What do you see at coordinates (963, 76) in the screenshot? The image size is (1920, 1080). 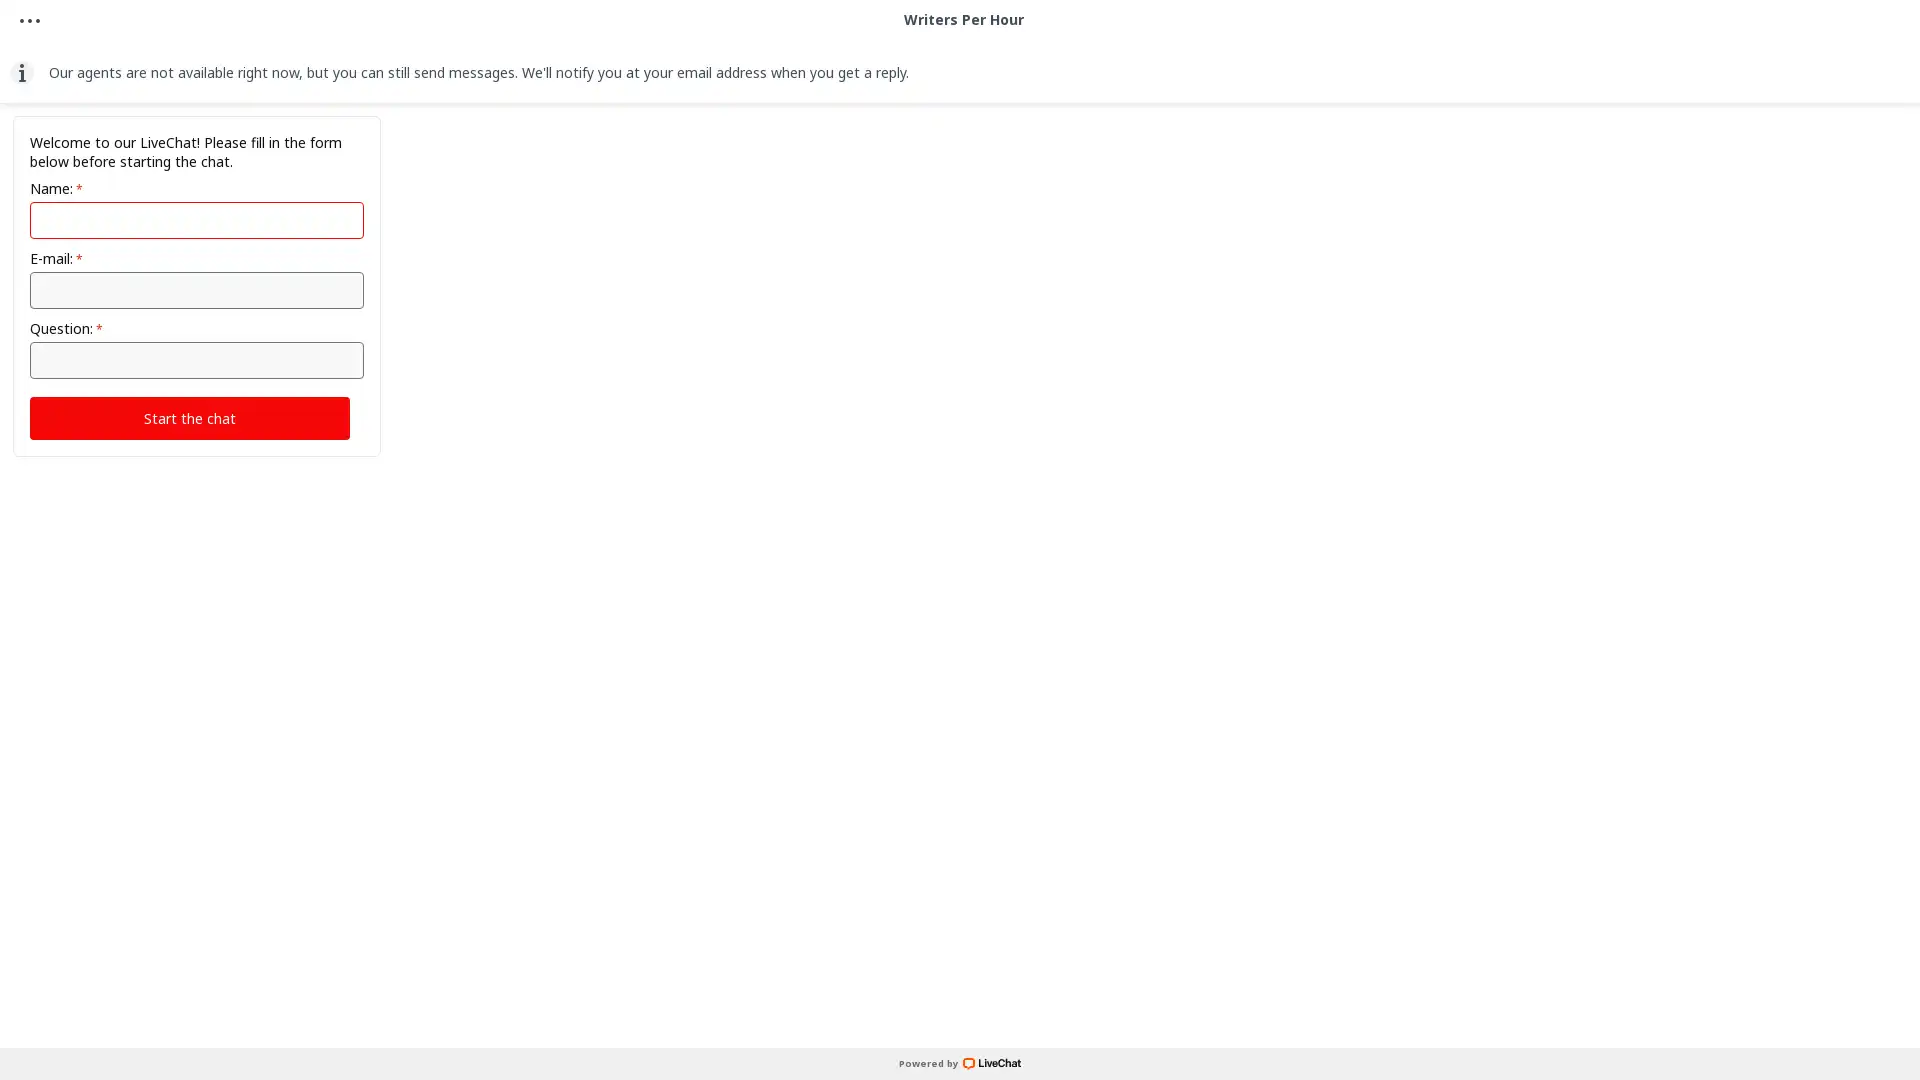 I see `Writers Per Hour` at bounding box center [963, 76].